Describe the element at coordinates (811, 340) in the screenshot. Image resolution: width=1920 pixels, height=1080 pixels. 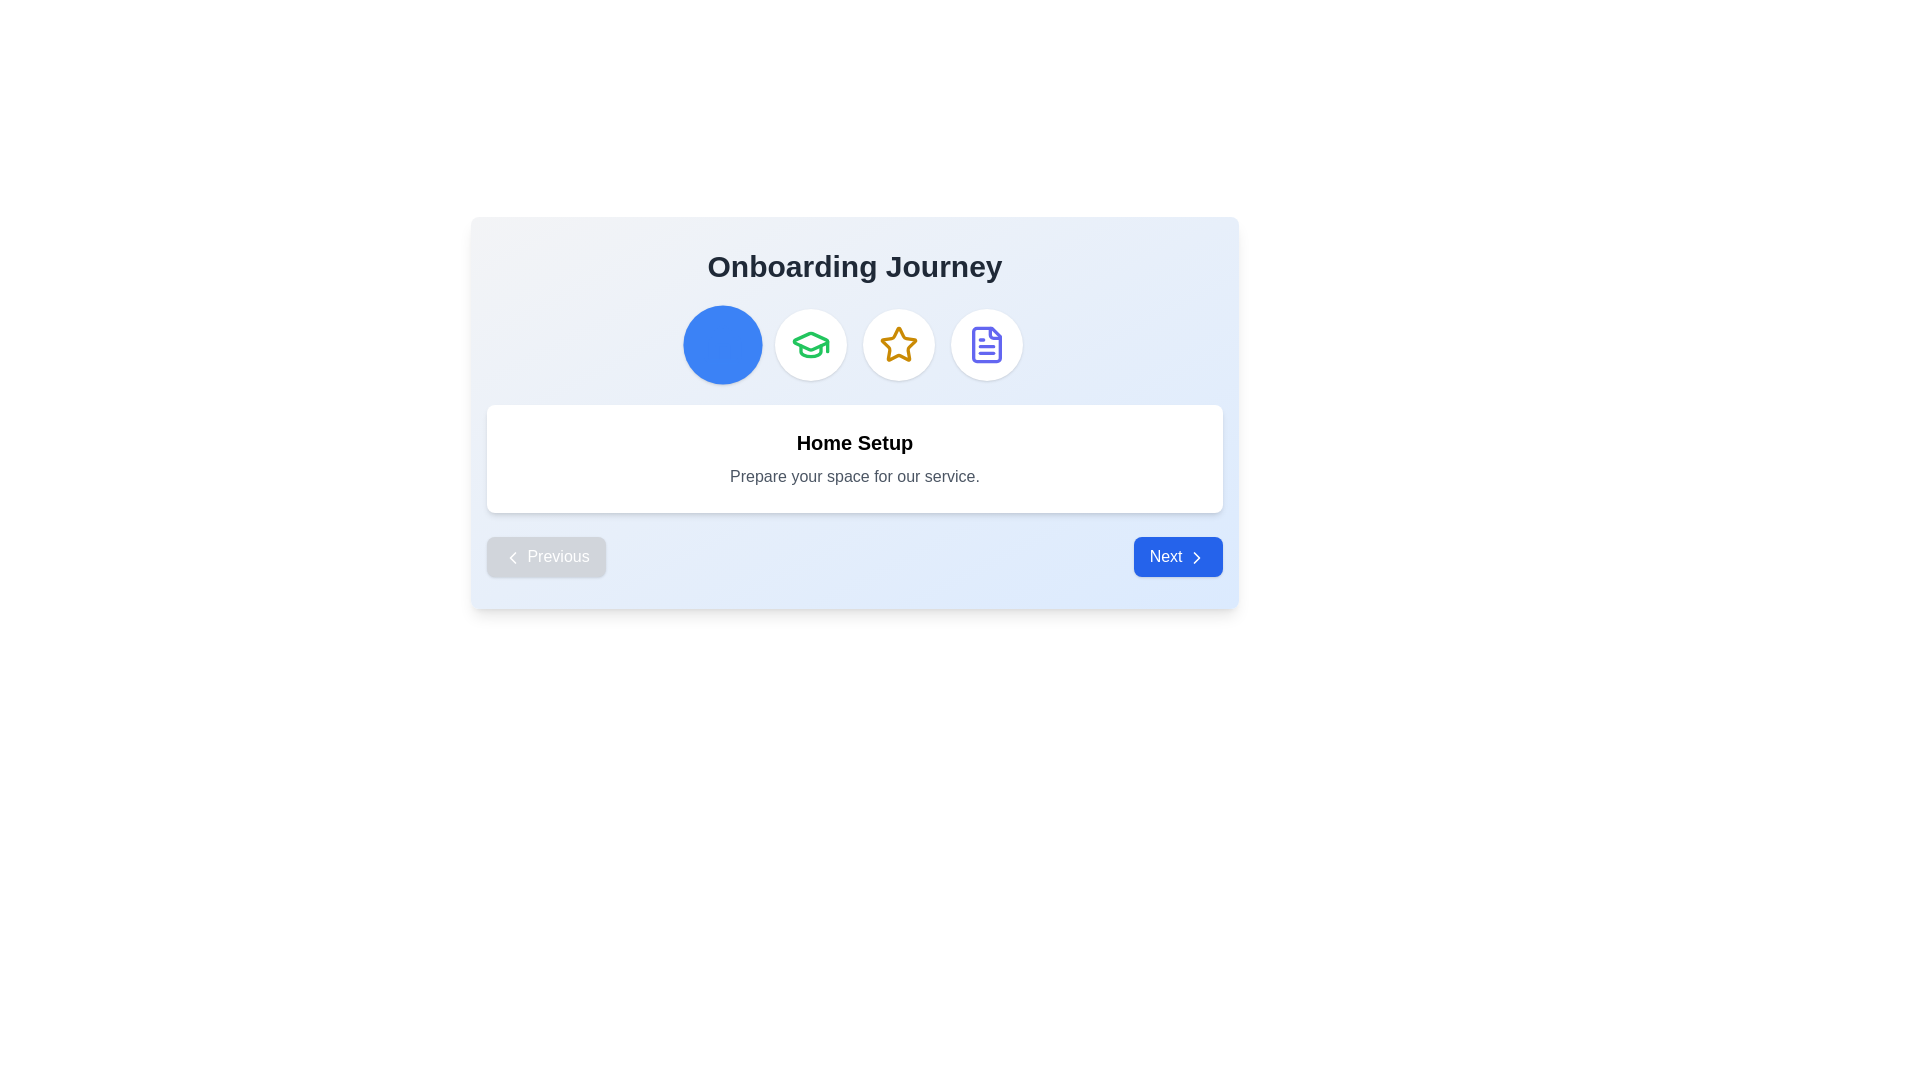
I see `the green graduation cap icon within the circular button` at that location.